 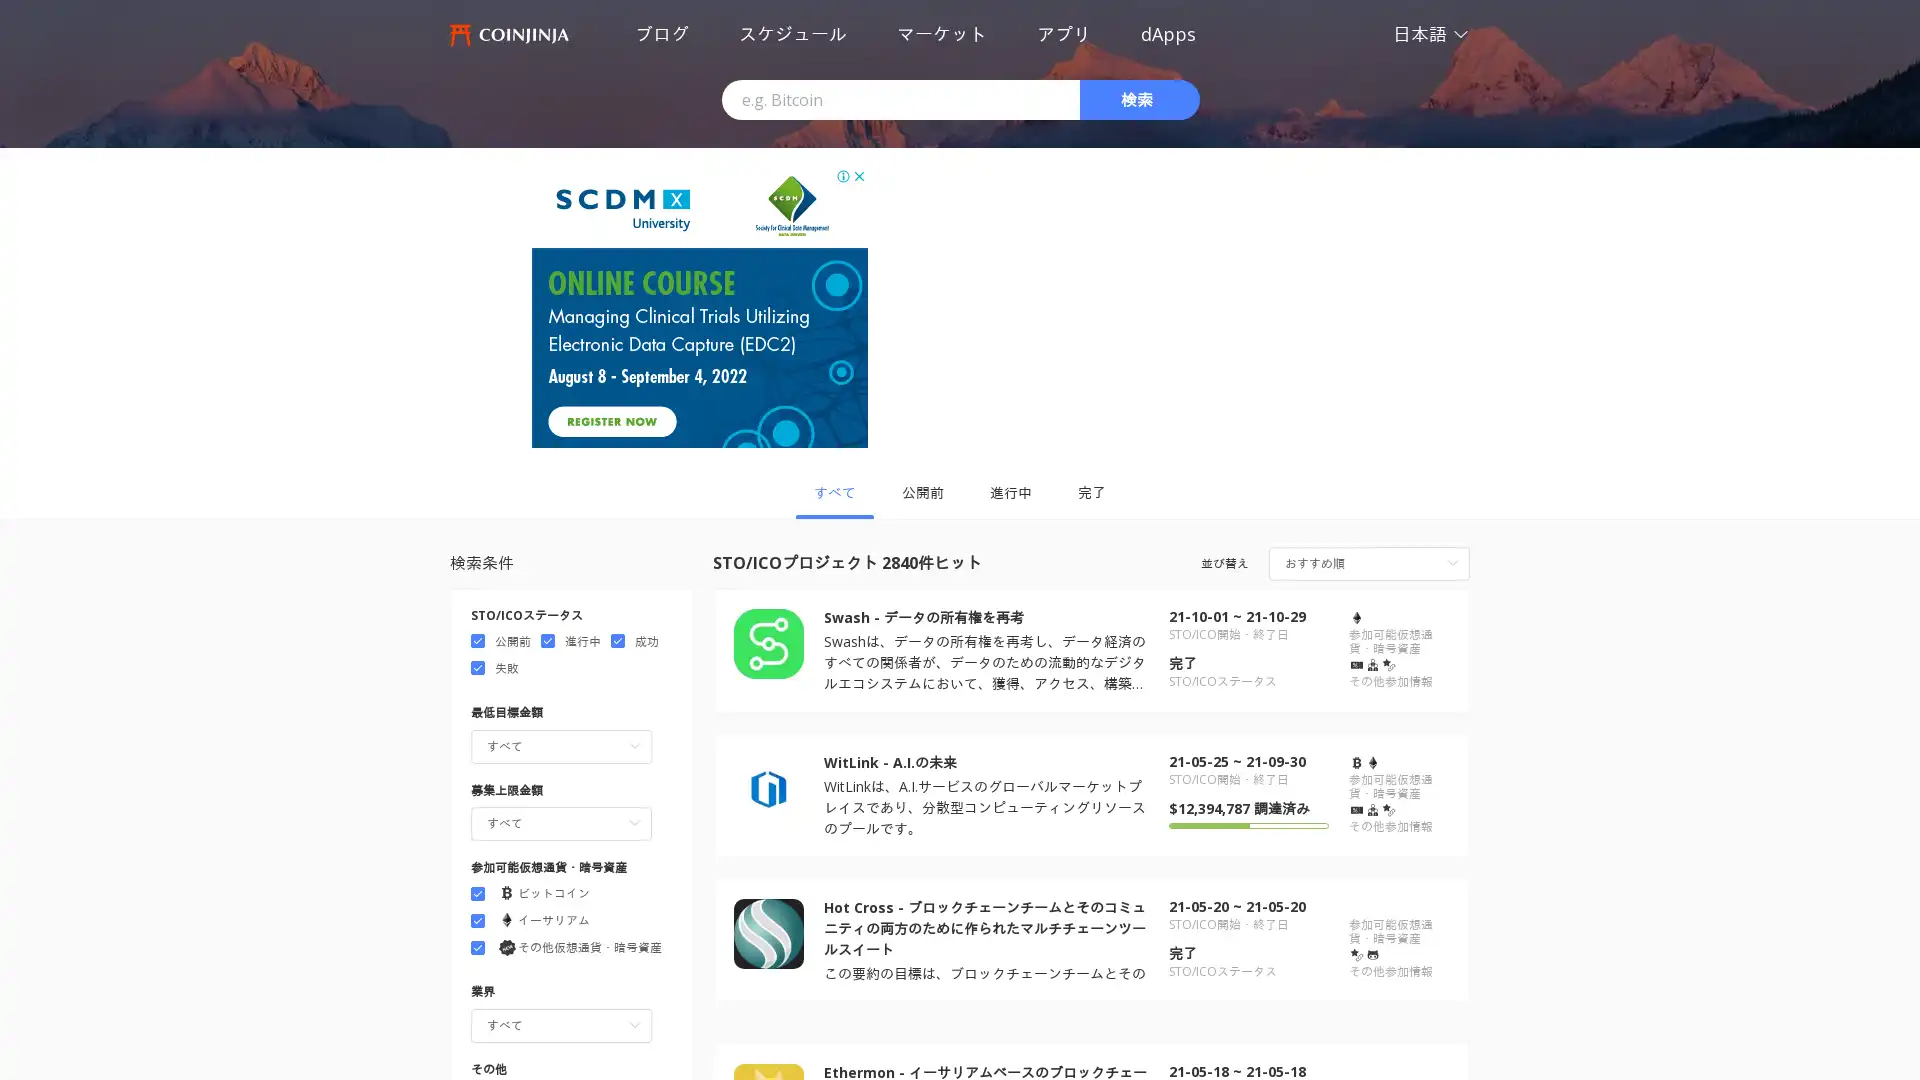 What do you see at coordinates (1140, 100) in the screenshot?
I see `search` at bounding box center [1140, 100].